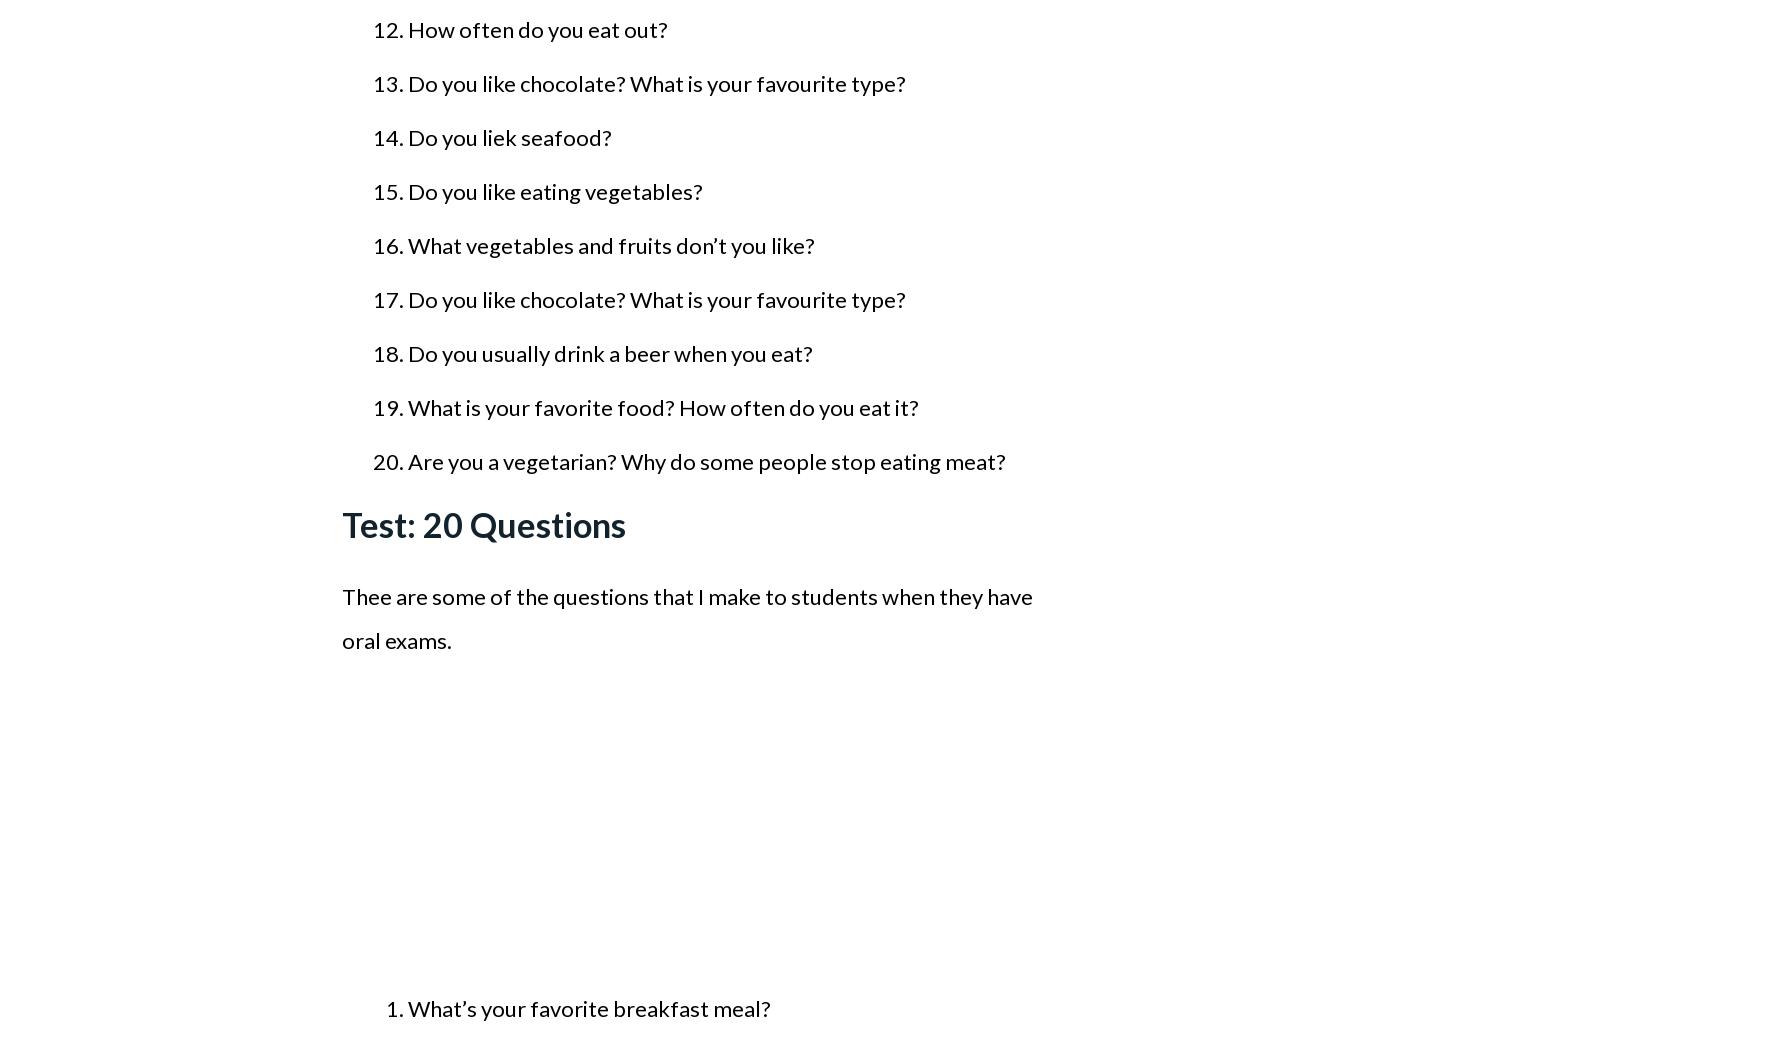  I want to click on 'Do you usually drink a beer when you eat?', so click(407, 352).